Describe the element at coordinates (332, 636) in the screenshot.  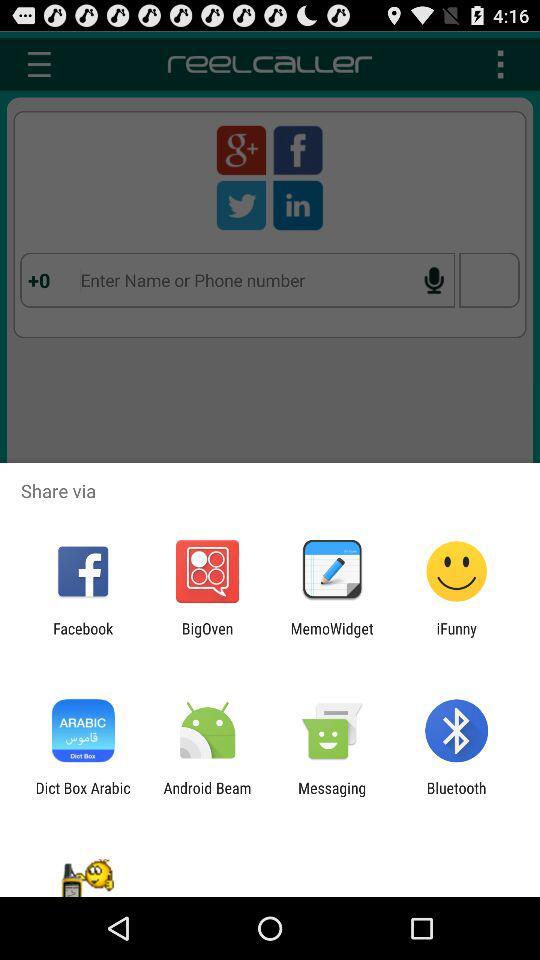
I see `the memowidget icon` at that location.